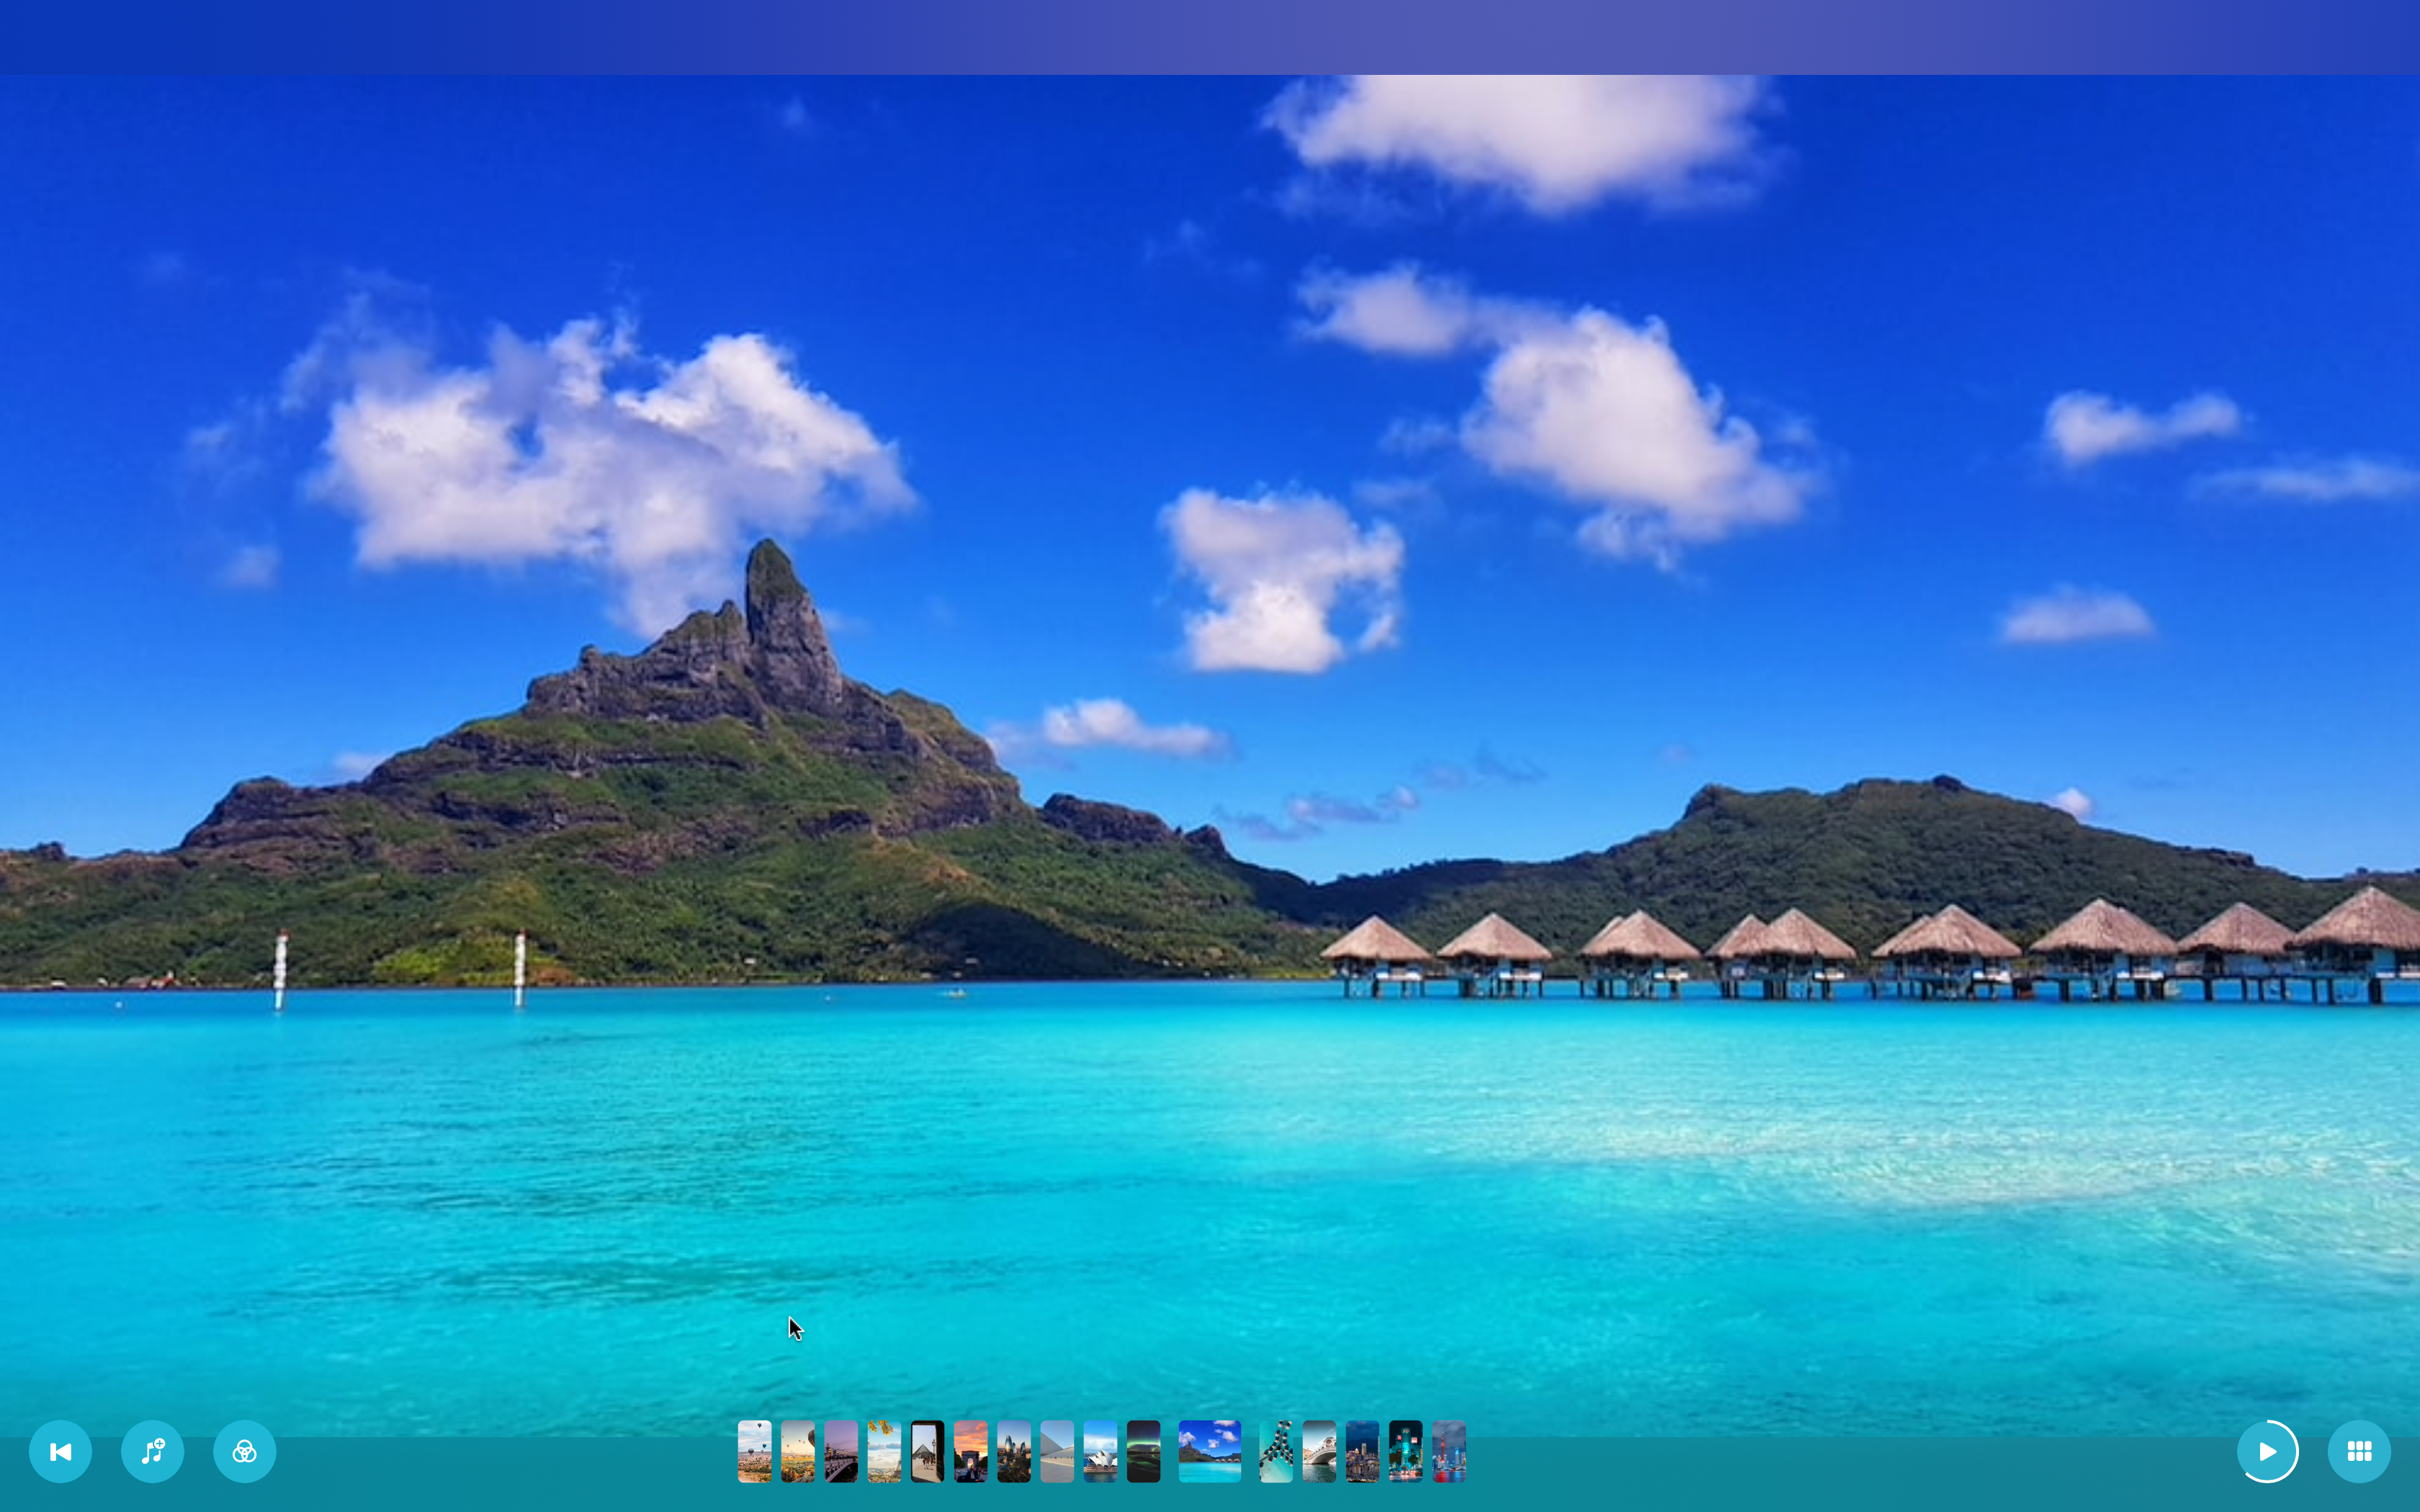 Image resolution: width=2420 pixels, height=1512 pixels. I want to click on Enable the tile interface, so click(2359, 1452).